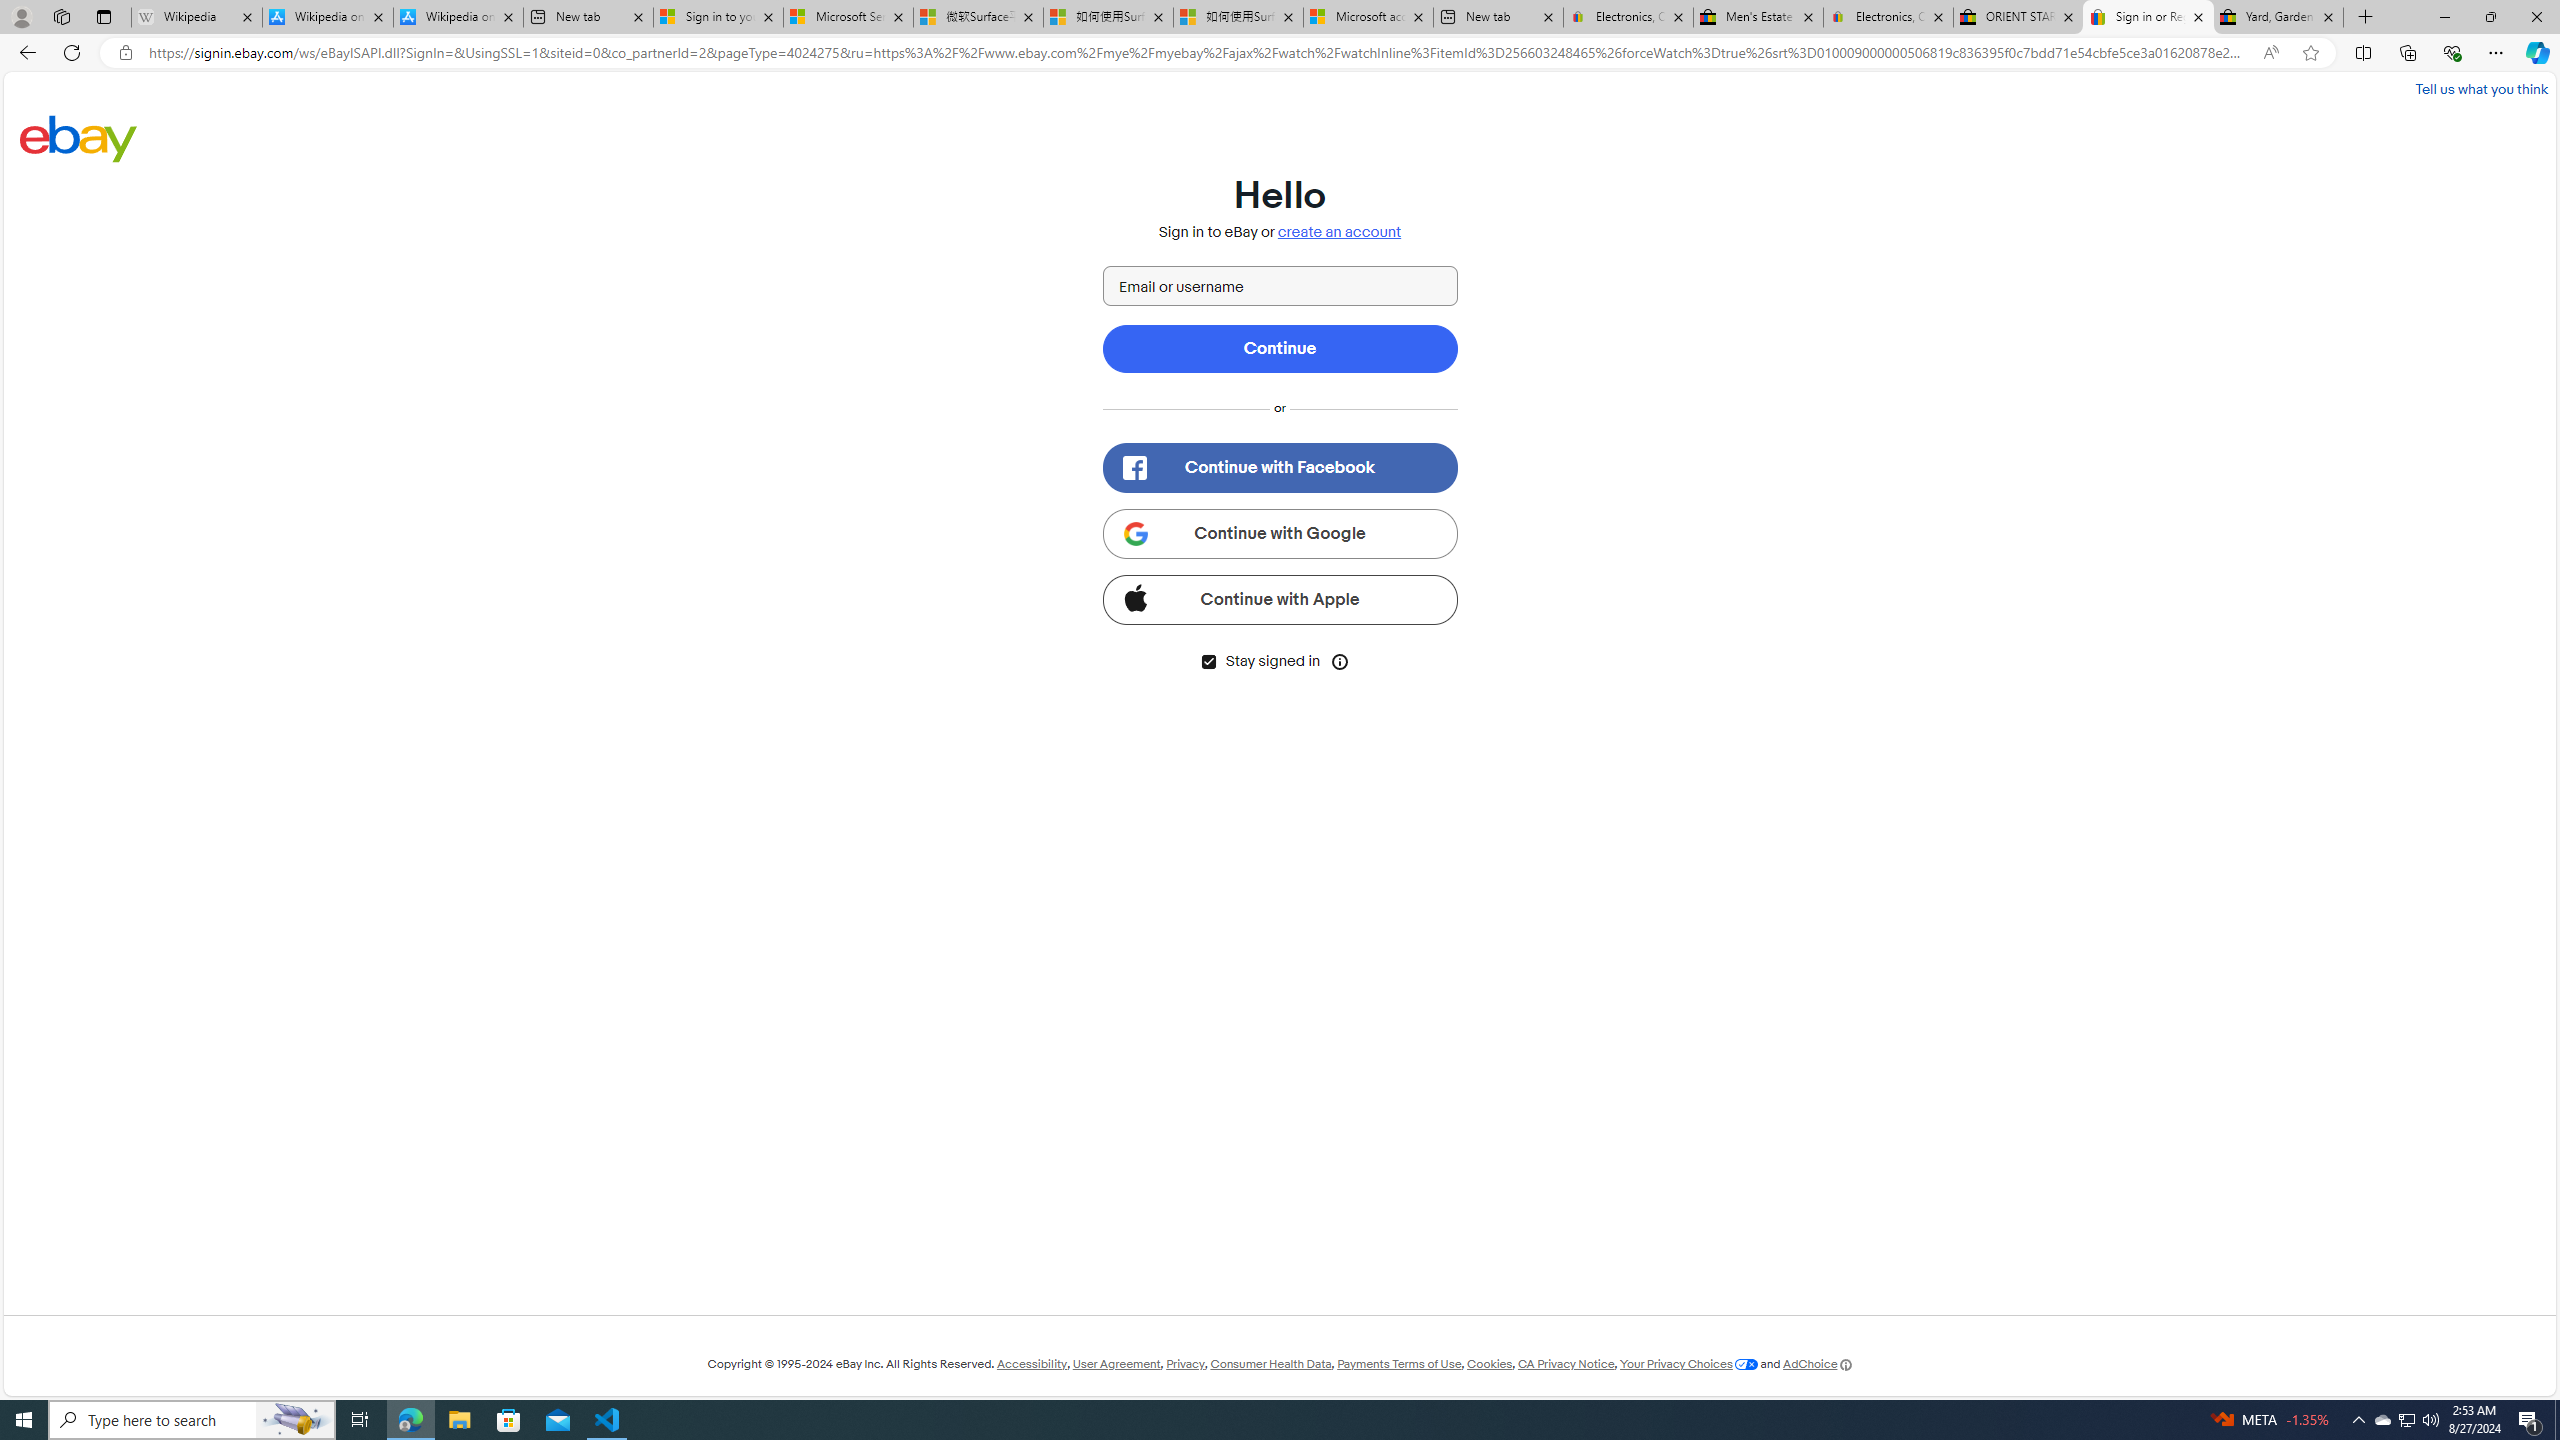 The height and width of the screenshot is (1440, 2560). What do you see at coordinates (1398, 1363) in the screenshot?
I see `'Payments Terms of Use'` at bounding box center [1398, 1363].